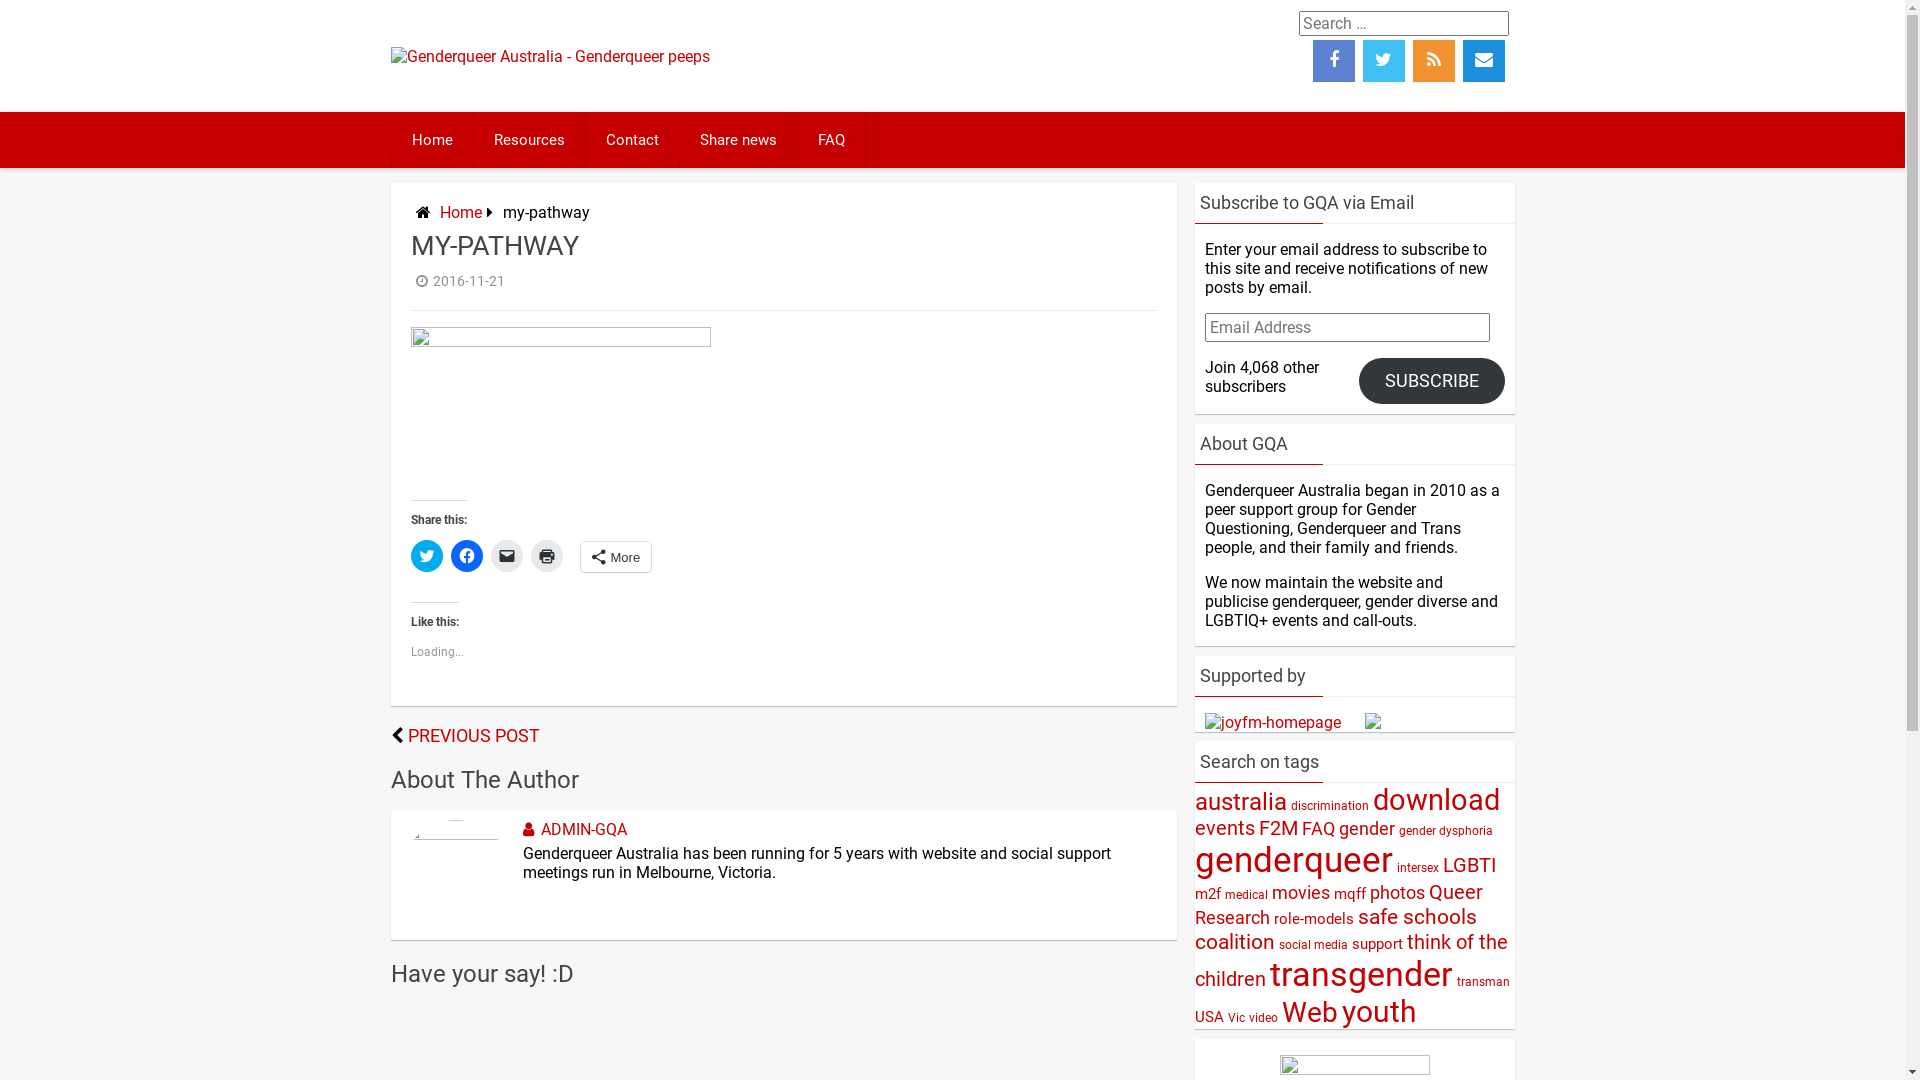  I want to click on 'medical', so click(1223, 893).